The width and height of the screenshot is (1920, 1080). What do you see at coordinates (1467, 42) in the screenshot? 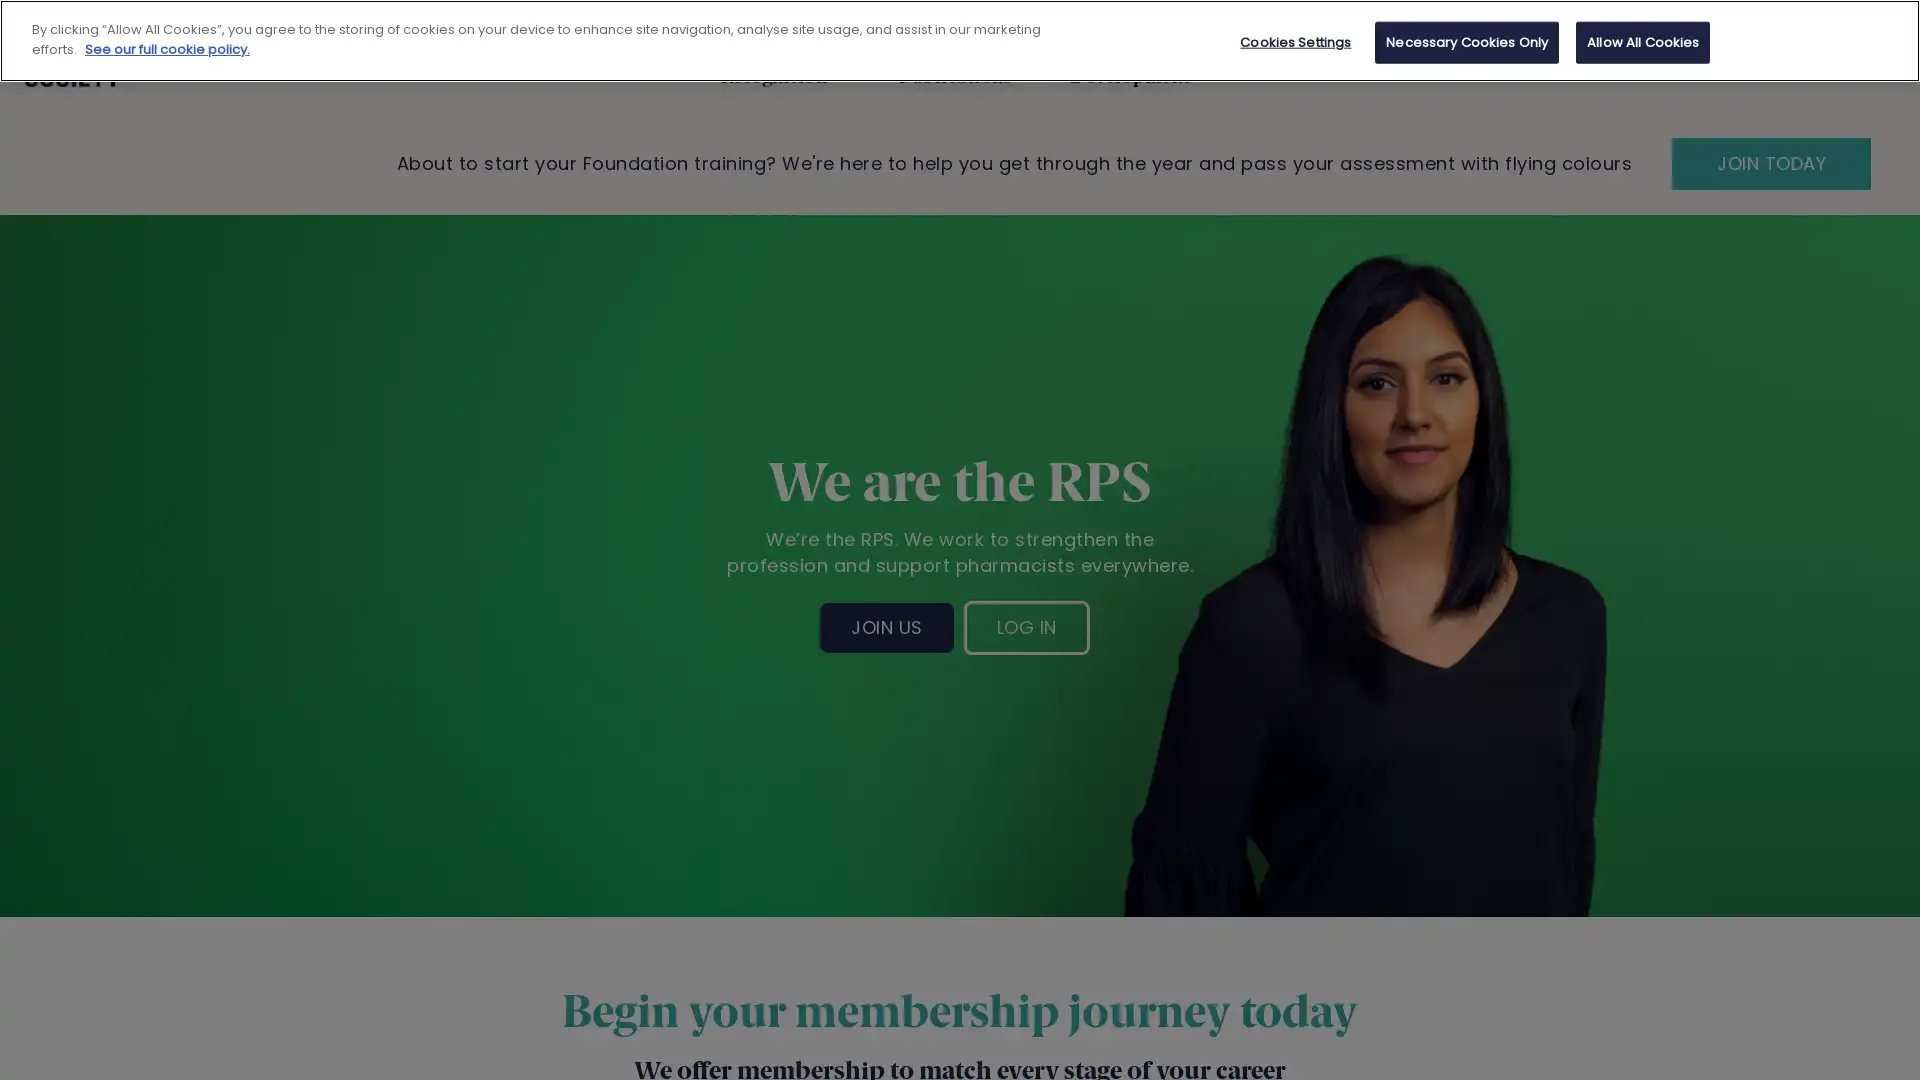
I see `Necessary Cookies Only` at bounding box center [1467, 42].